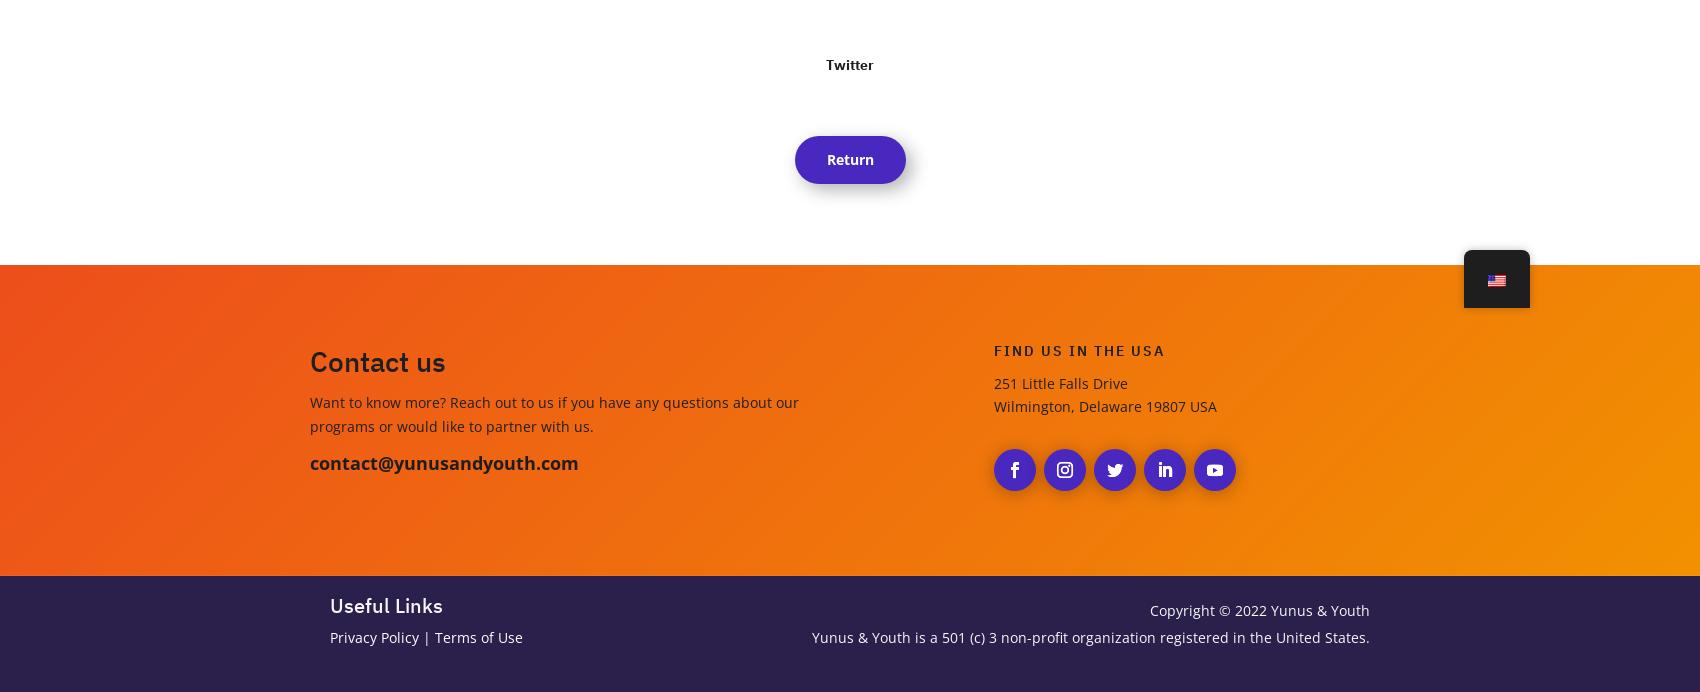  What do you see at coordinates (427, 637) in the screenshot?
I see `'|'` at bounding box center [427, 637].